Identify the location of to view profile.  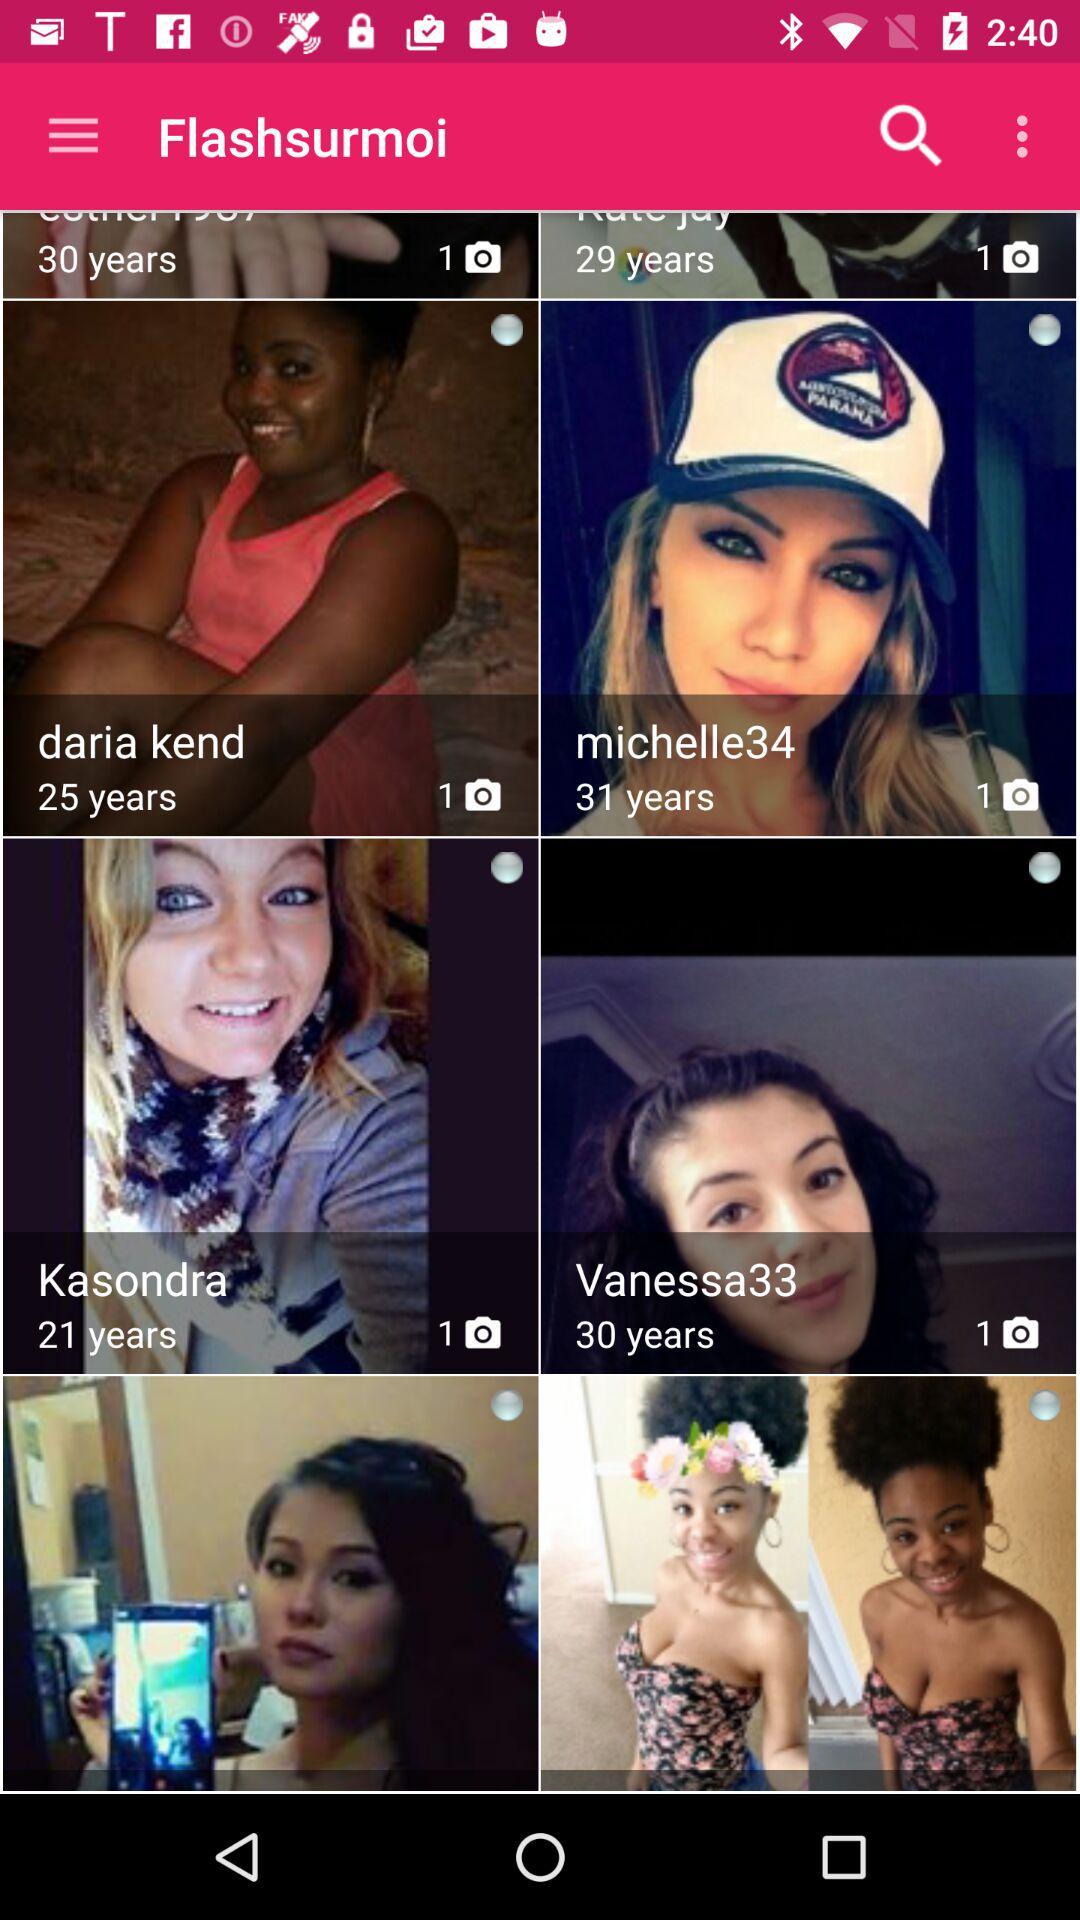
(810, 1055).